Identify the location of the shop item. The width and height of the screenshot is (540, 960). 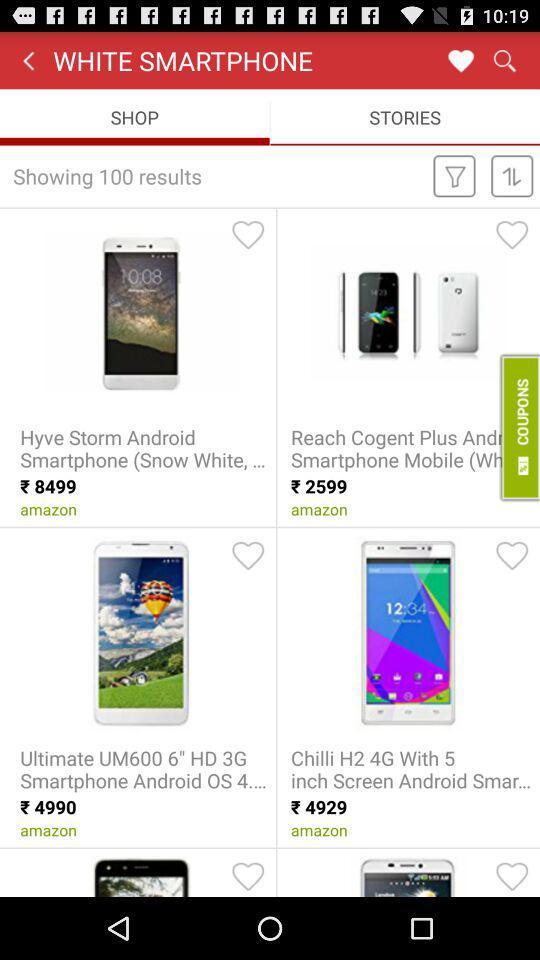
(134, 117).